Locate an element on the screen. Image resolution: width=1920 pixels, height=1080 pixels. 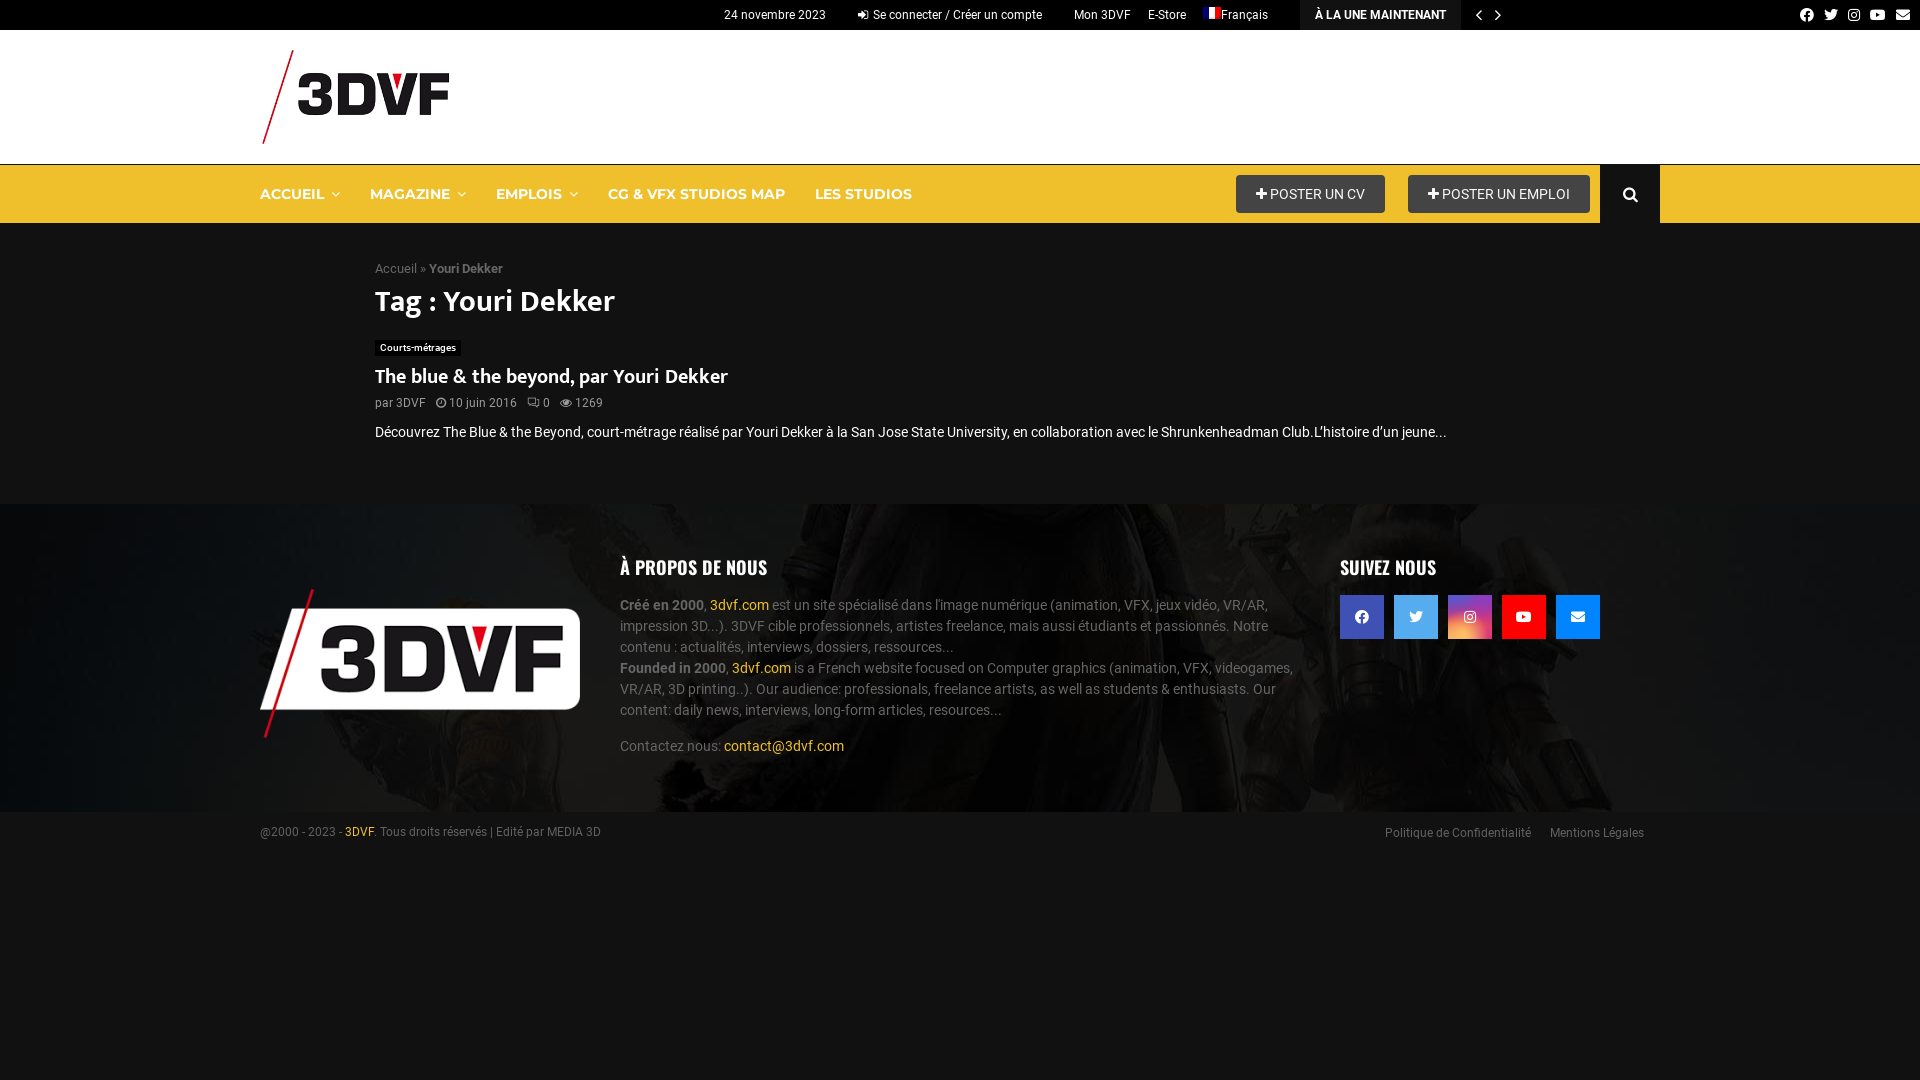
'Facebook' is located at coordinates (1800, 15).